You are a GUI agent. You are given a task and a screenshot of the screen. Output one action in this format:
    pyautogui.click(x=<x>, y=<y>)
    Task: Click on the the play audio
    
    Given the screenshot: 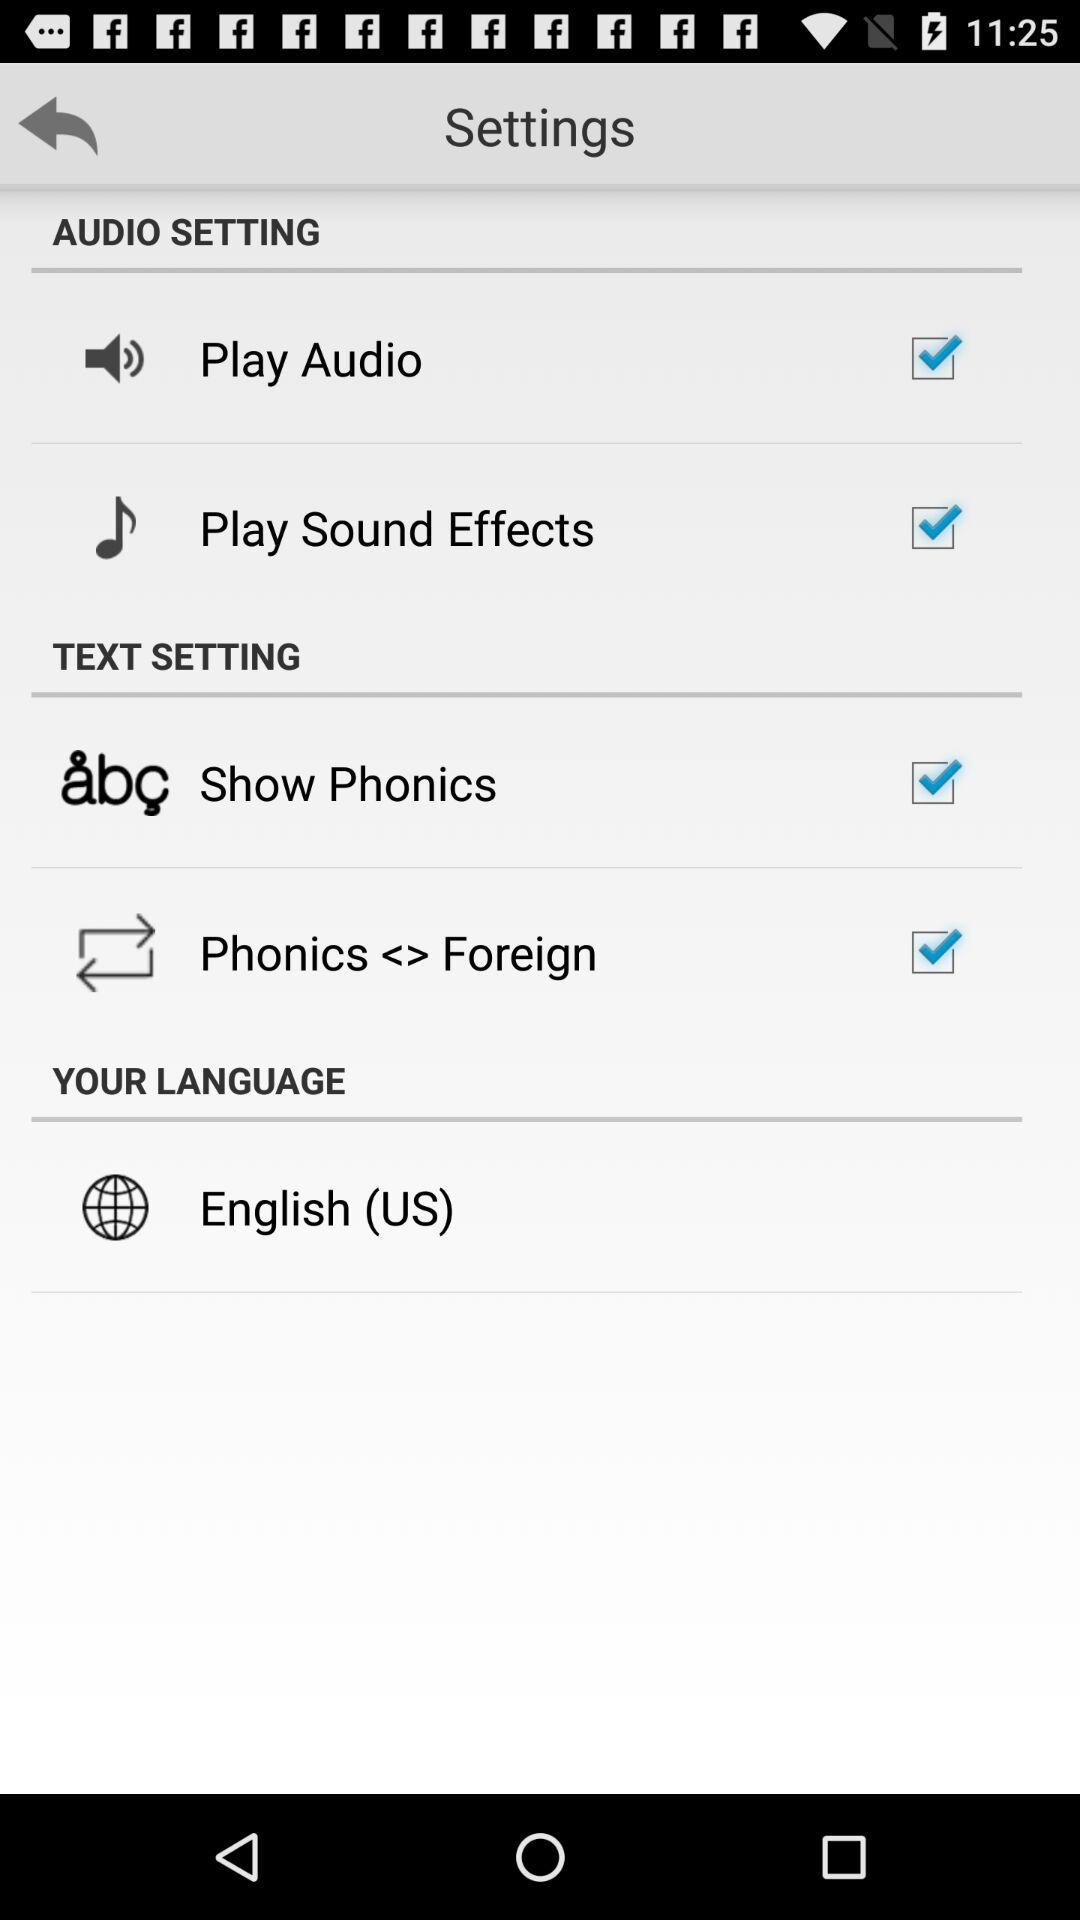 What is the action you would take?
    pyautogui.click(x=311, y=358)
    